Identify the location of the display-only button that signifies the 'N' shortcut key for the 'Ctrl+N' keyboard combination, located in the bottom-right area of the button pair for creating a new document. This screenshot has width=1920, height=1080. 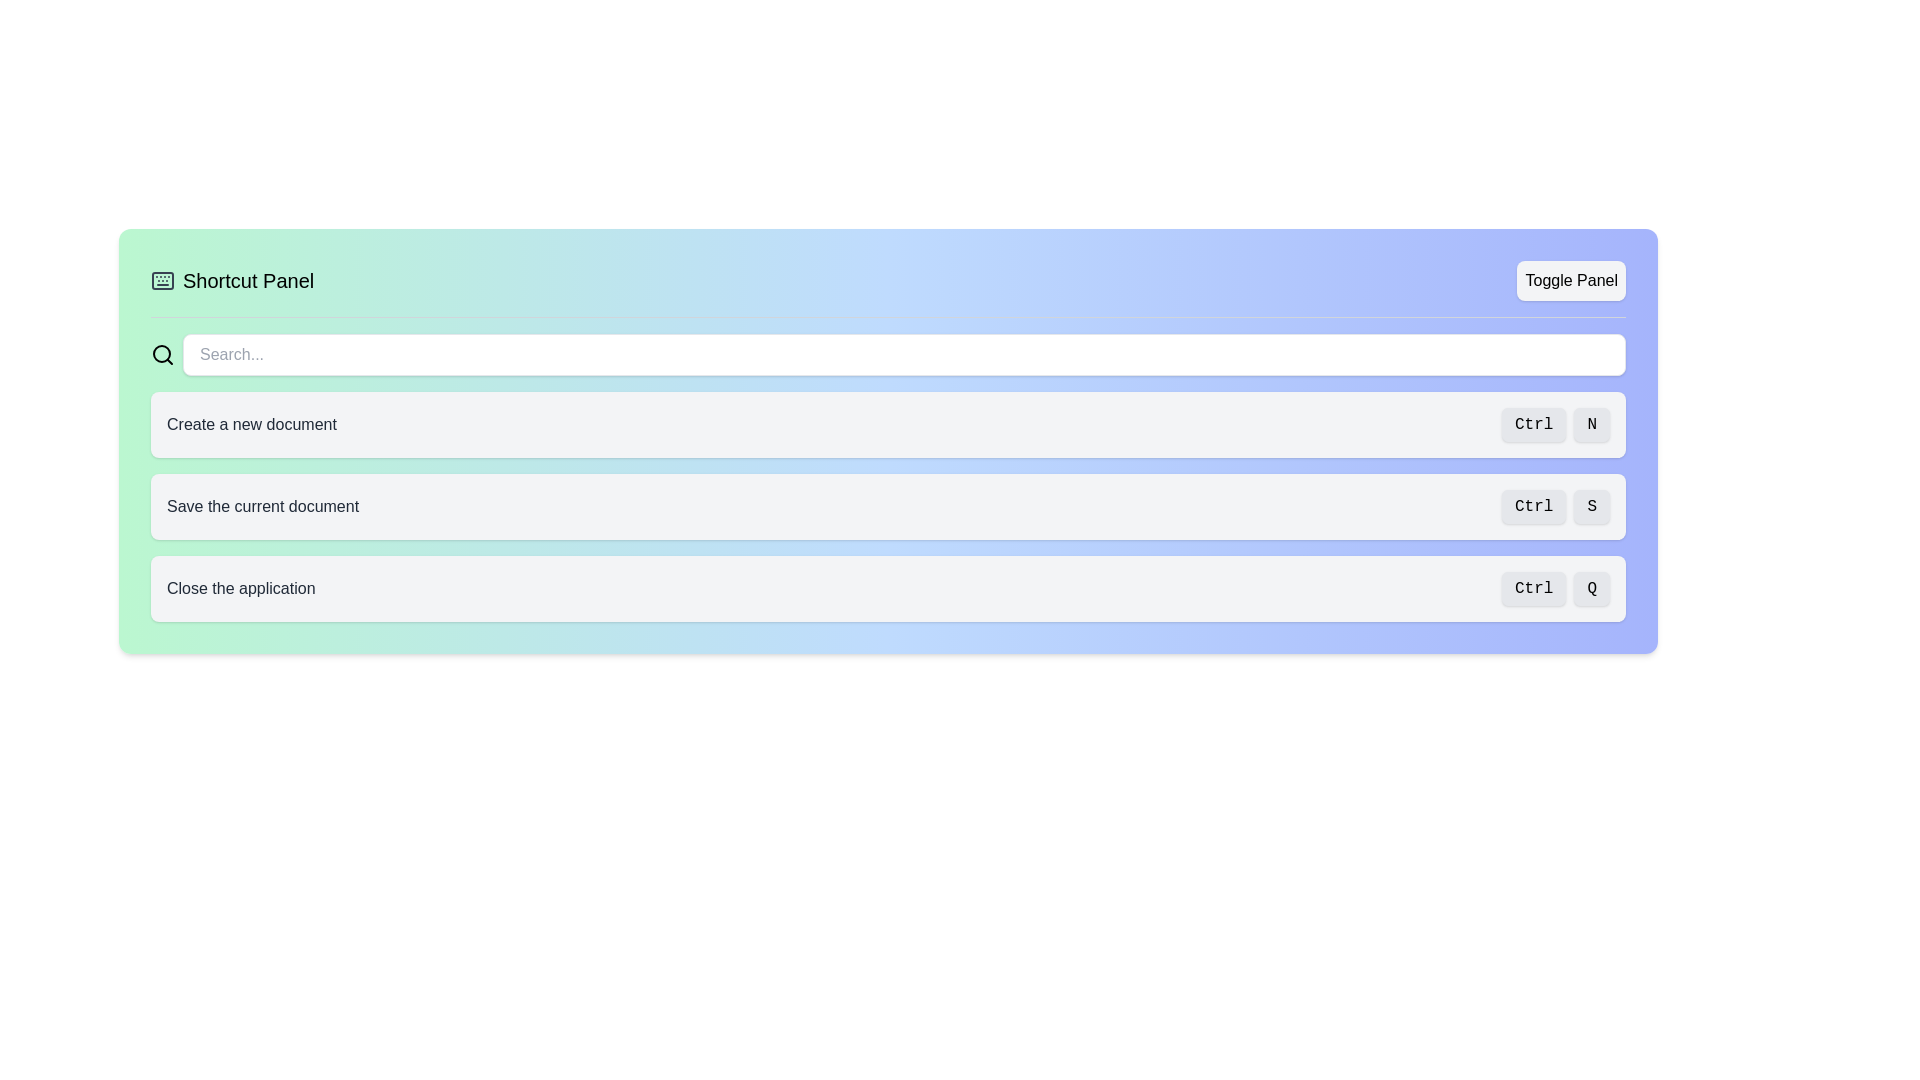
(1591, 423).